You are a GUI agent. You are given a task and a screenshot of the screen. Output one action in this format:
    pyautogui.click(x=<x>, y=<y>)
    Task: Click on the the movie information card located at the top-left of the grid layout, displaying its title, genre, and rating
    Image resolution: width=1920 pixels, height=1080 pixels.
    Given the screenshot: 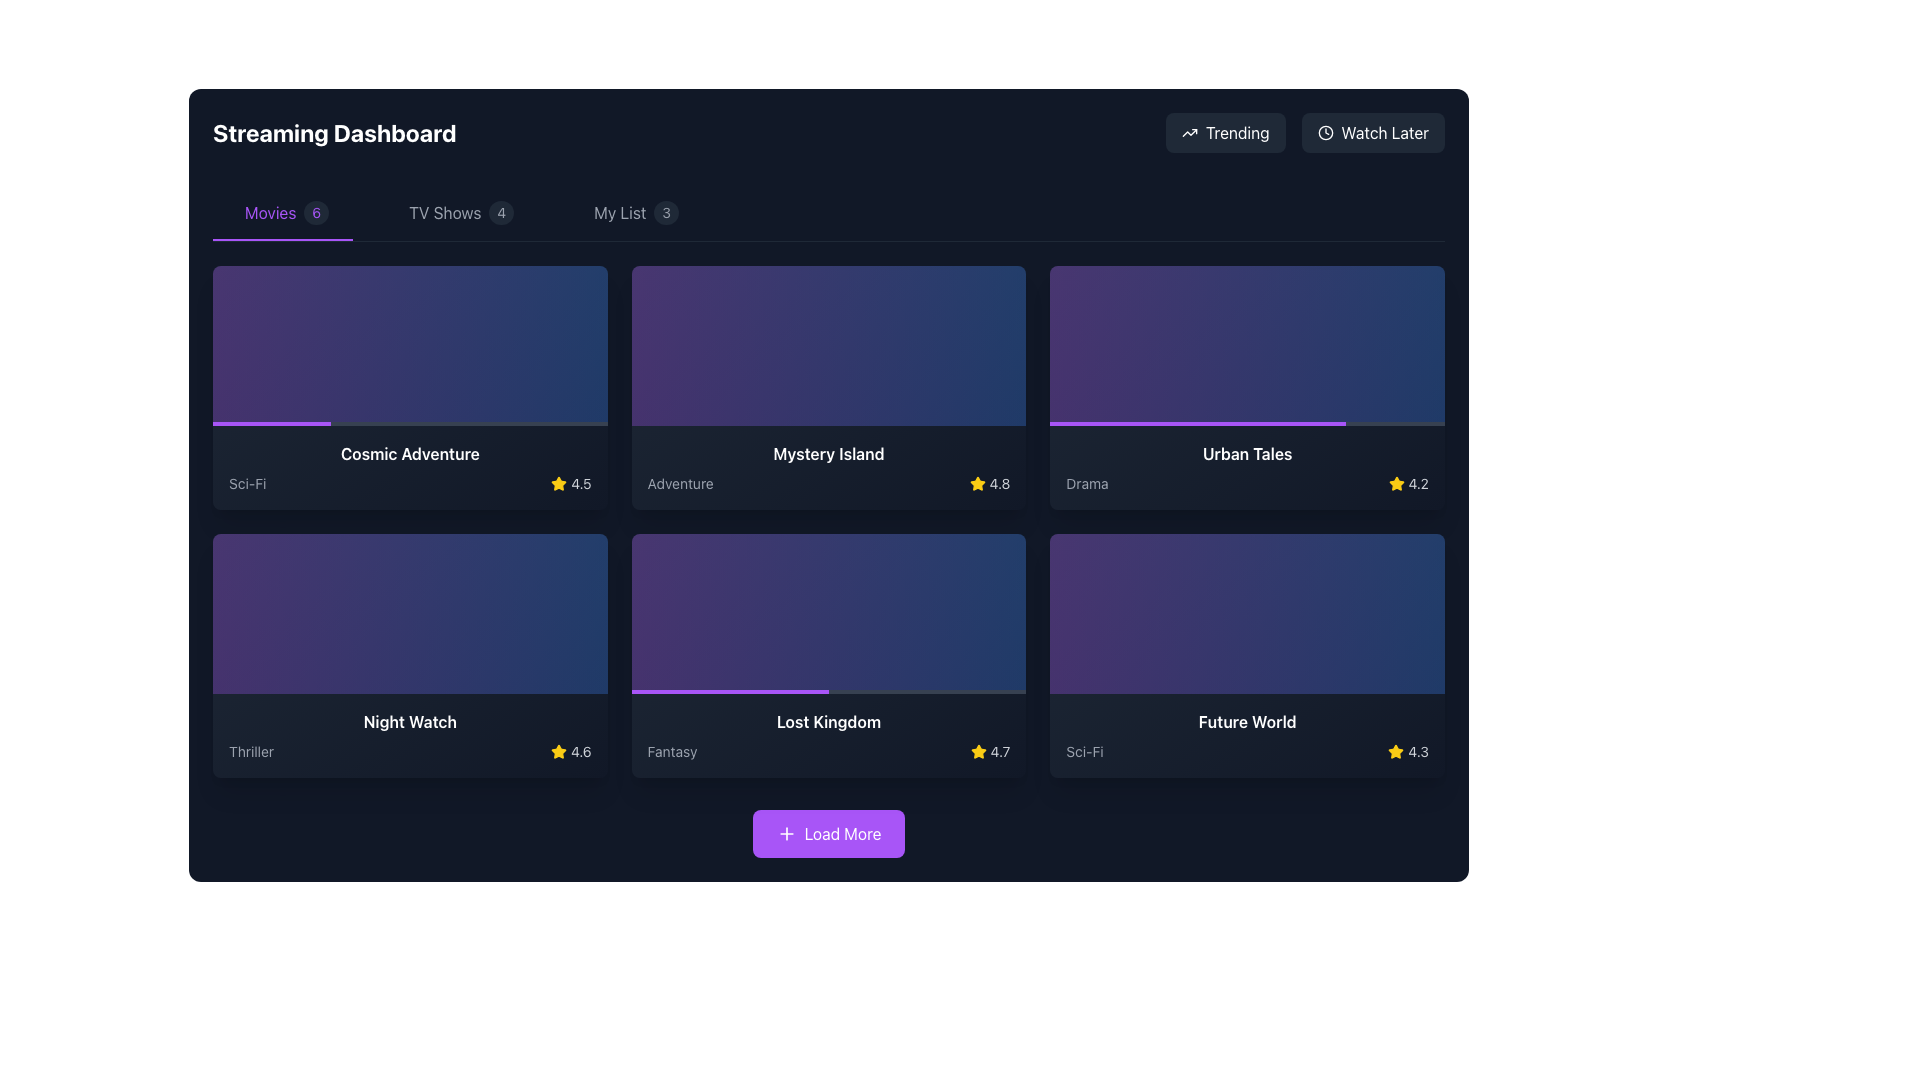 What is the action you would take?
    pyautogui.click(x=409, y=467)
    